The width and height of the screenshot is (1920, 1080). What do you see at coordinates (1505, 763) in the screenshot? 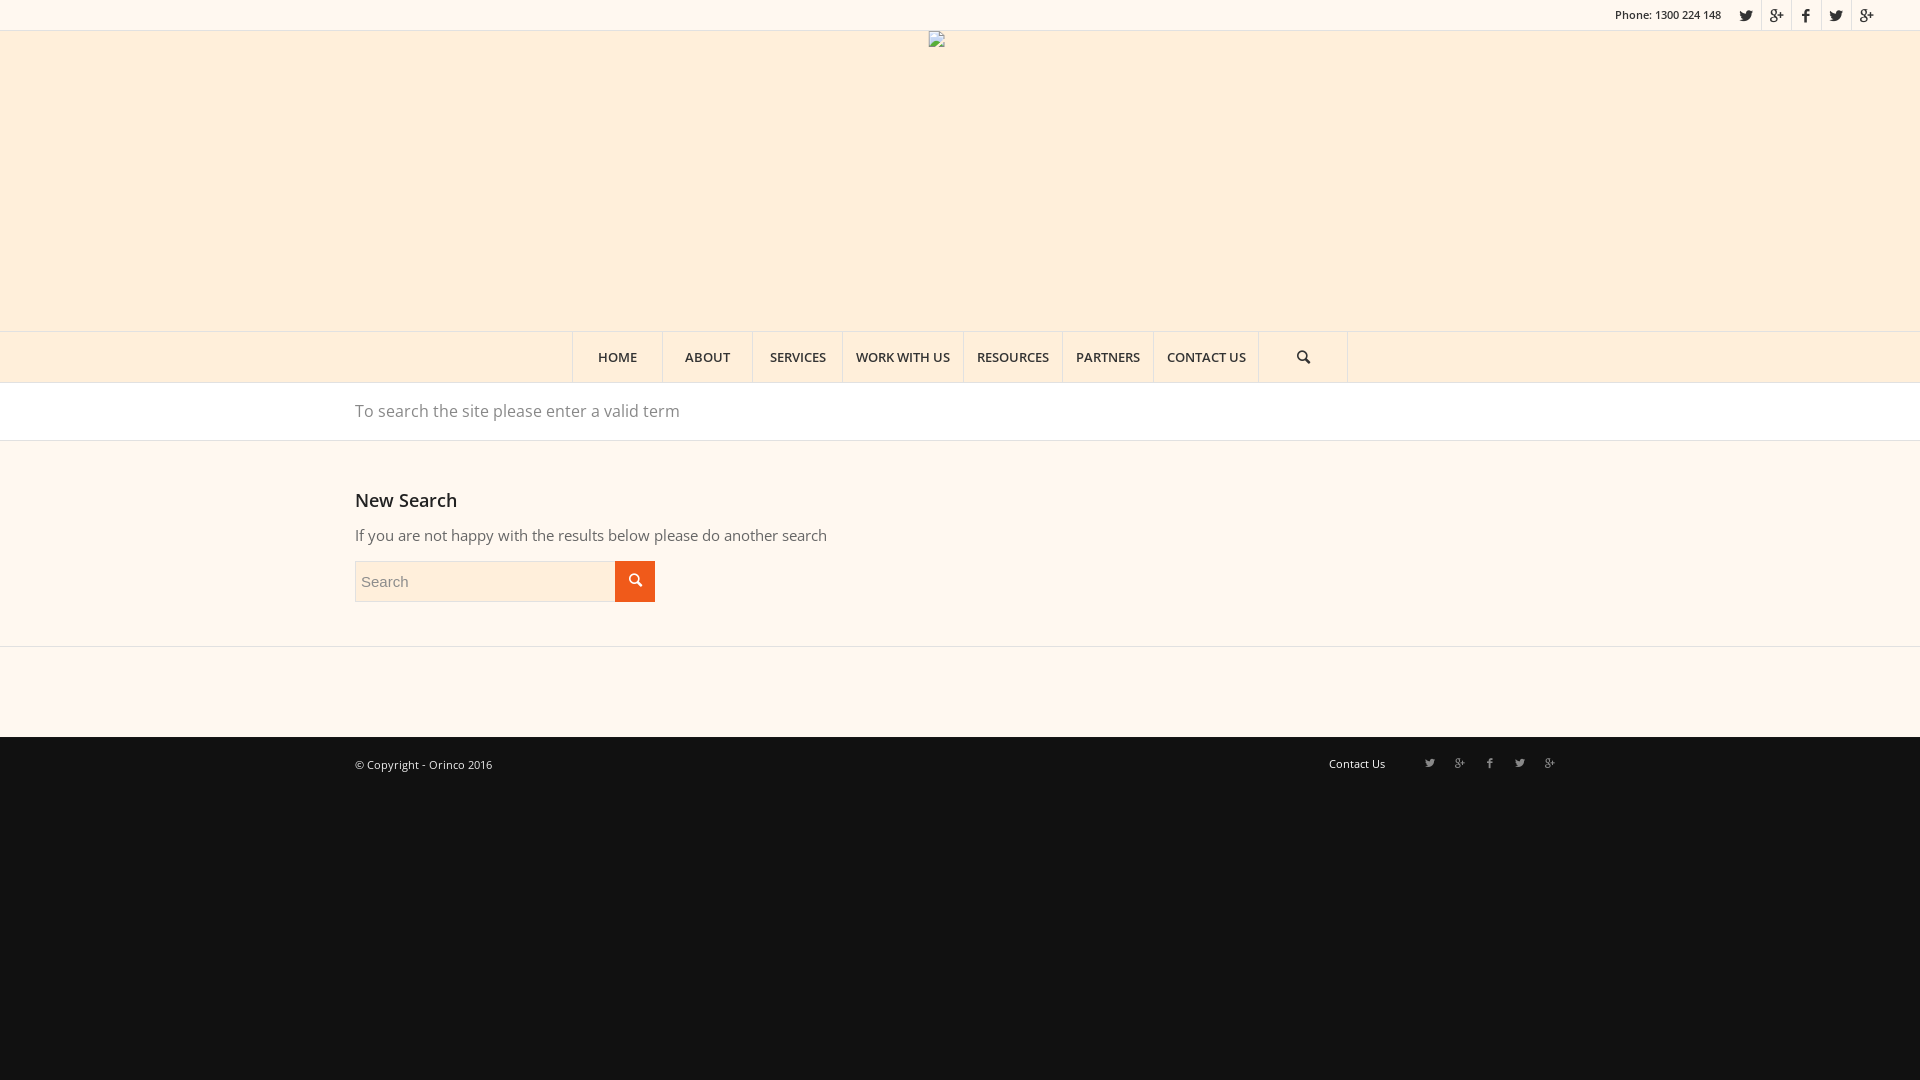
I see `'Twitter'` at bounding box center [1505, 763].